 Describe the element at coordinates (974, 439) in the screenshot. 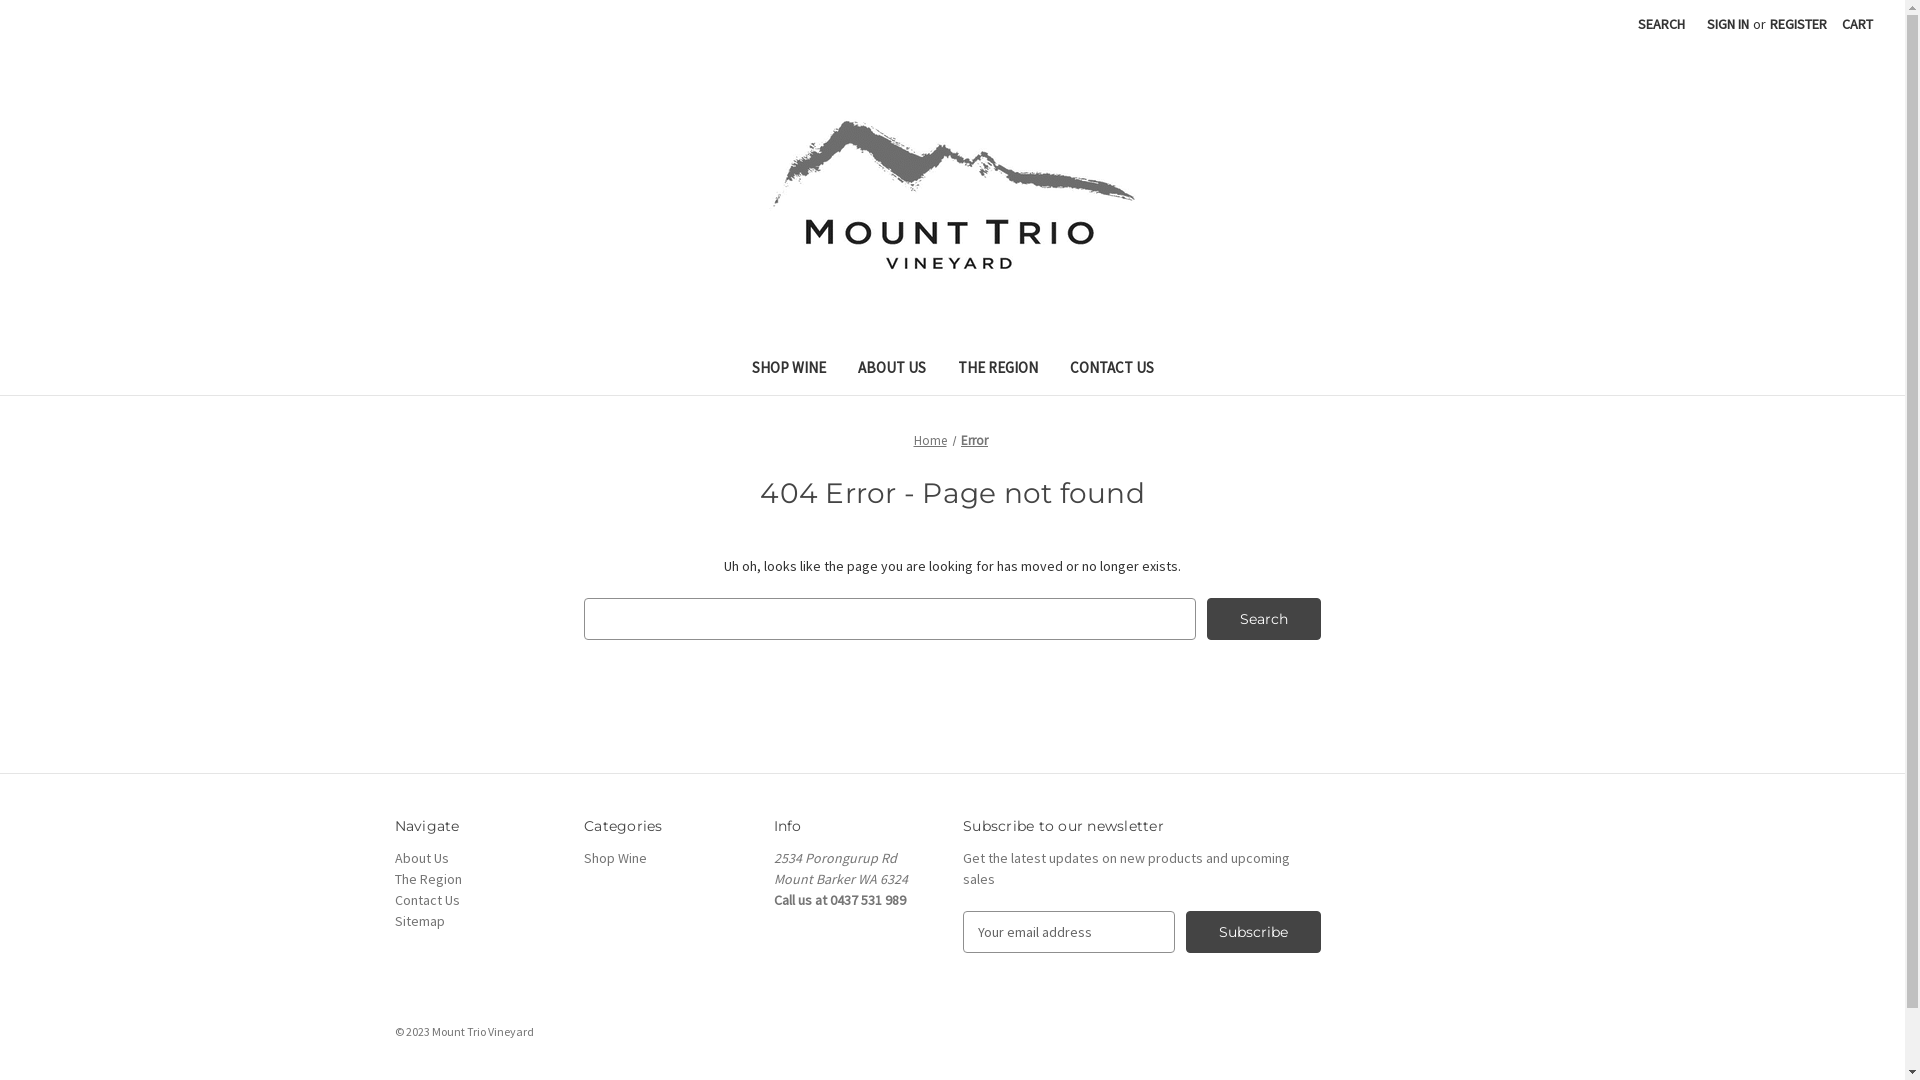

I see `'Error'` at that location.